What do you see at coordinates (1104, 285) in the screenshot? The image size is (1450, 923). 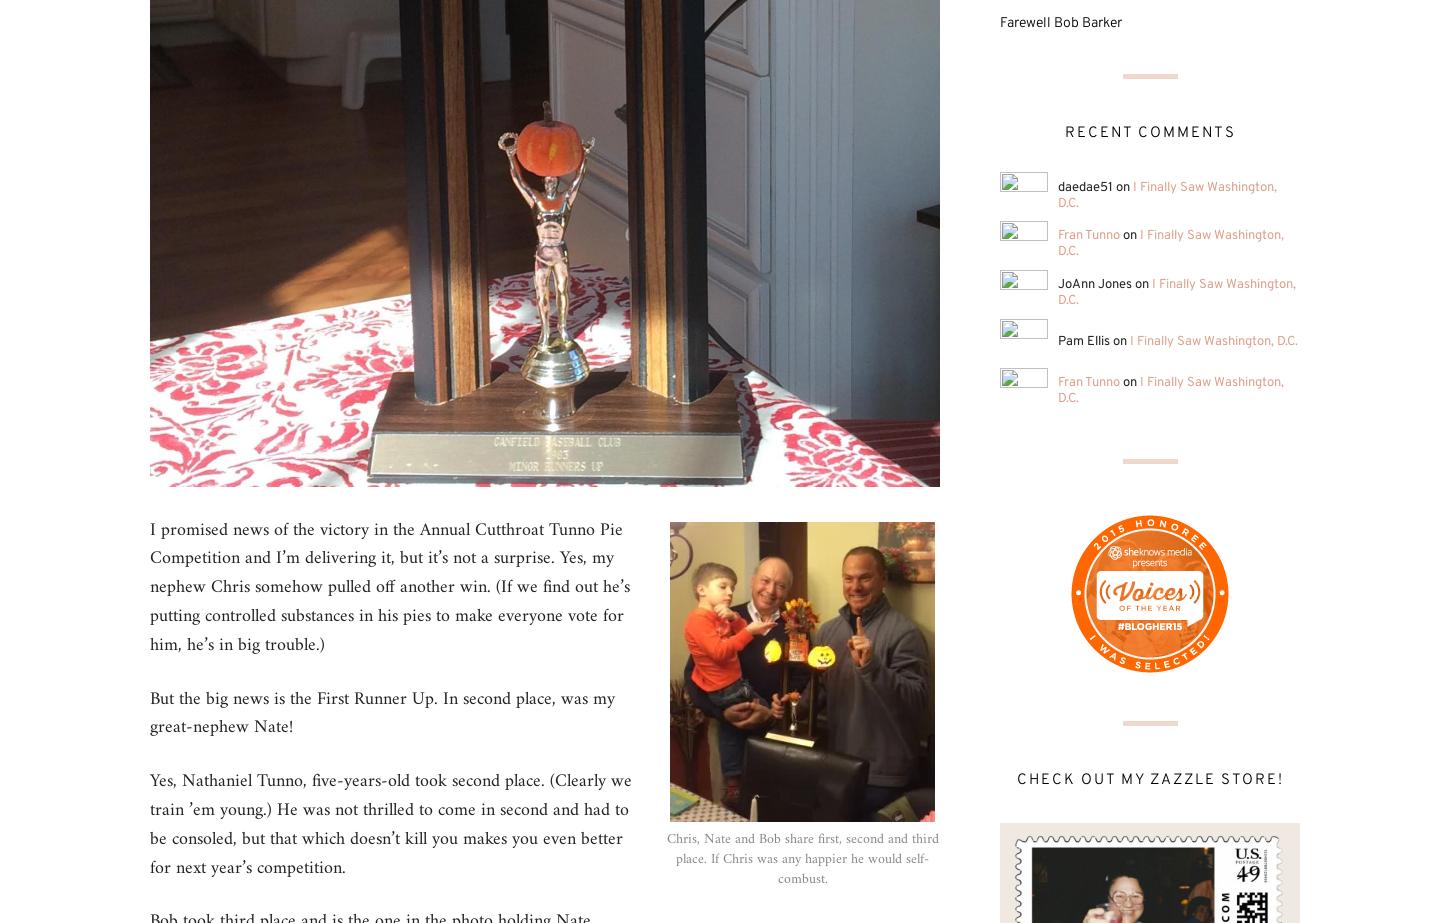 I see `'JoAnn Jones on'` at bounding box center [1104, 285].